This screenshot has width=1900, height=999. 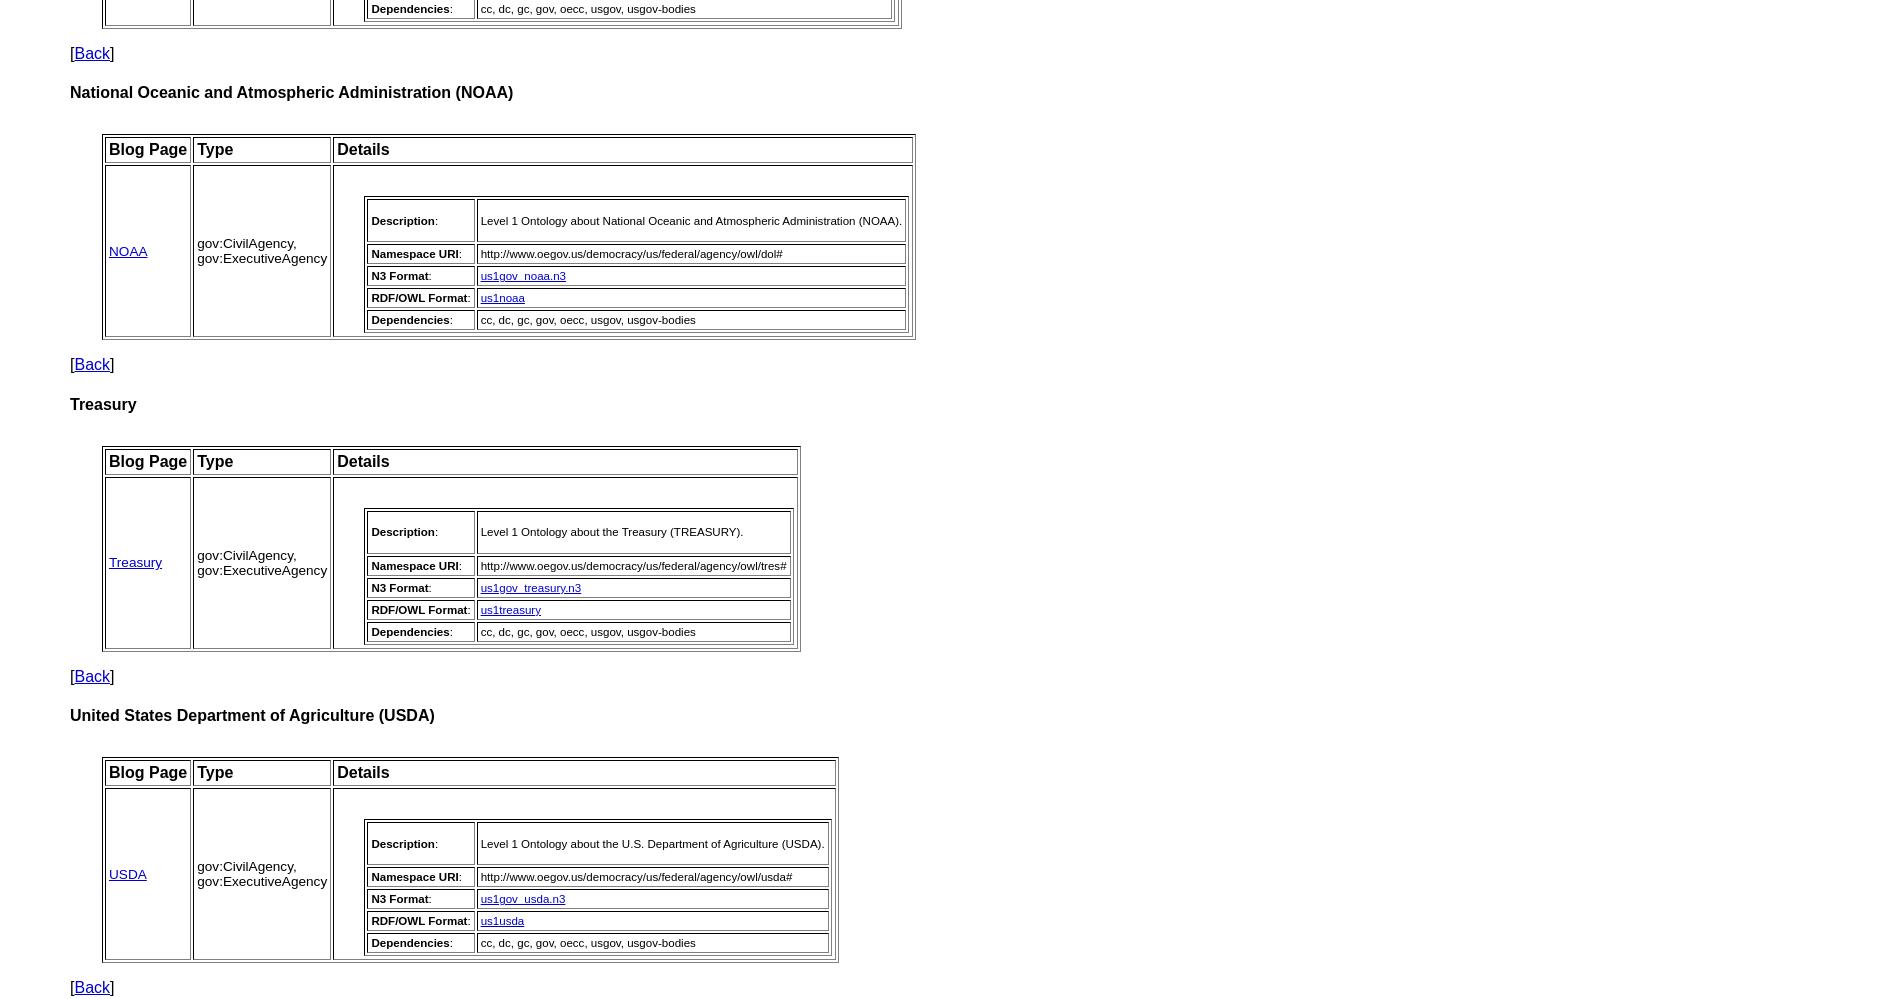 I want to click on 'us1gov_usda.n3', so click(x=522, y=899).